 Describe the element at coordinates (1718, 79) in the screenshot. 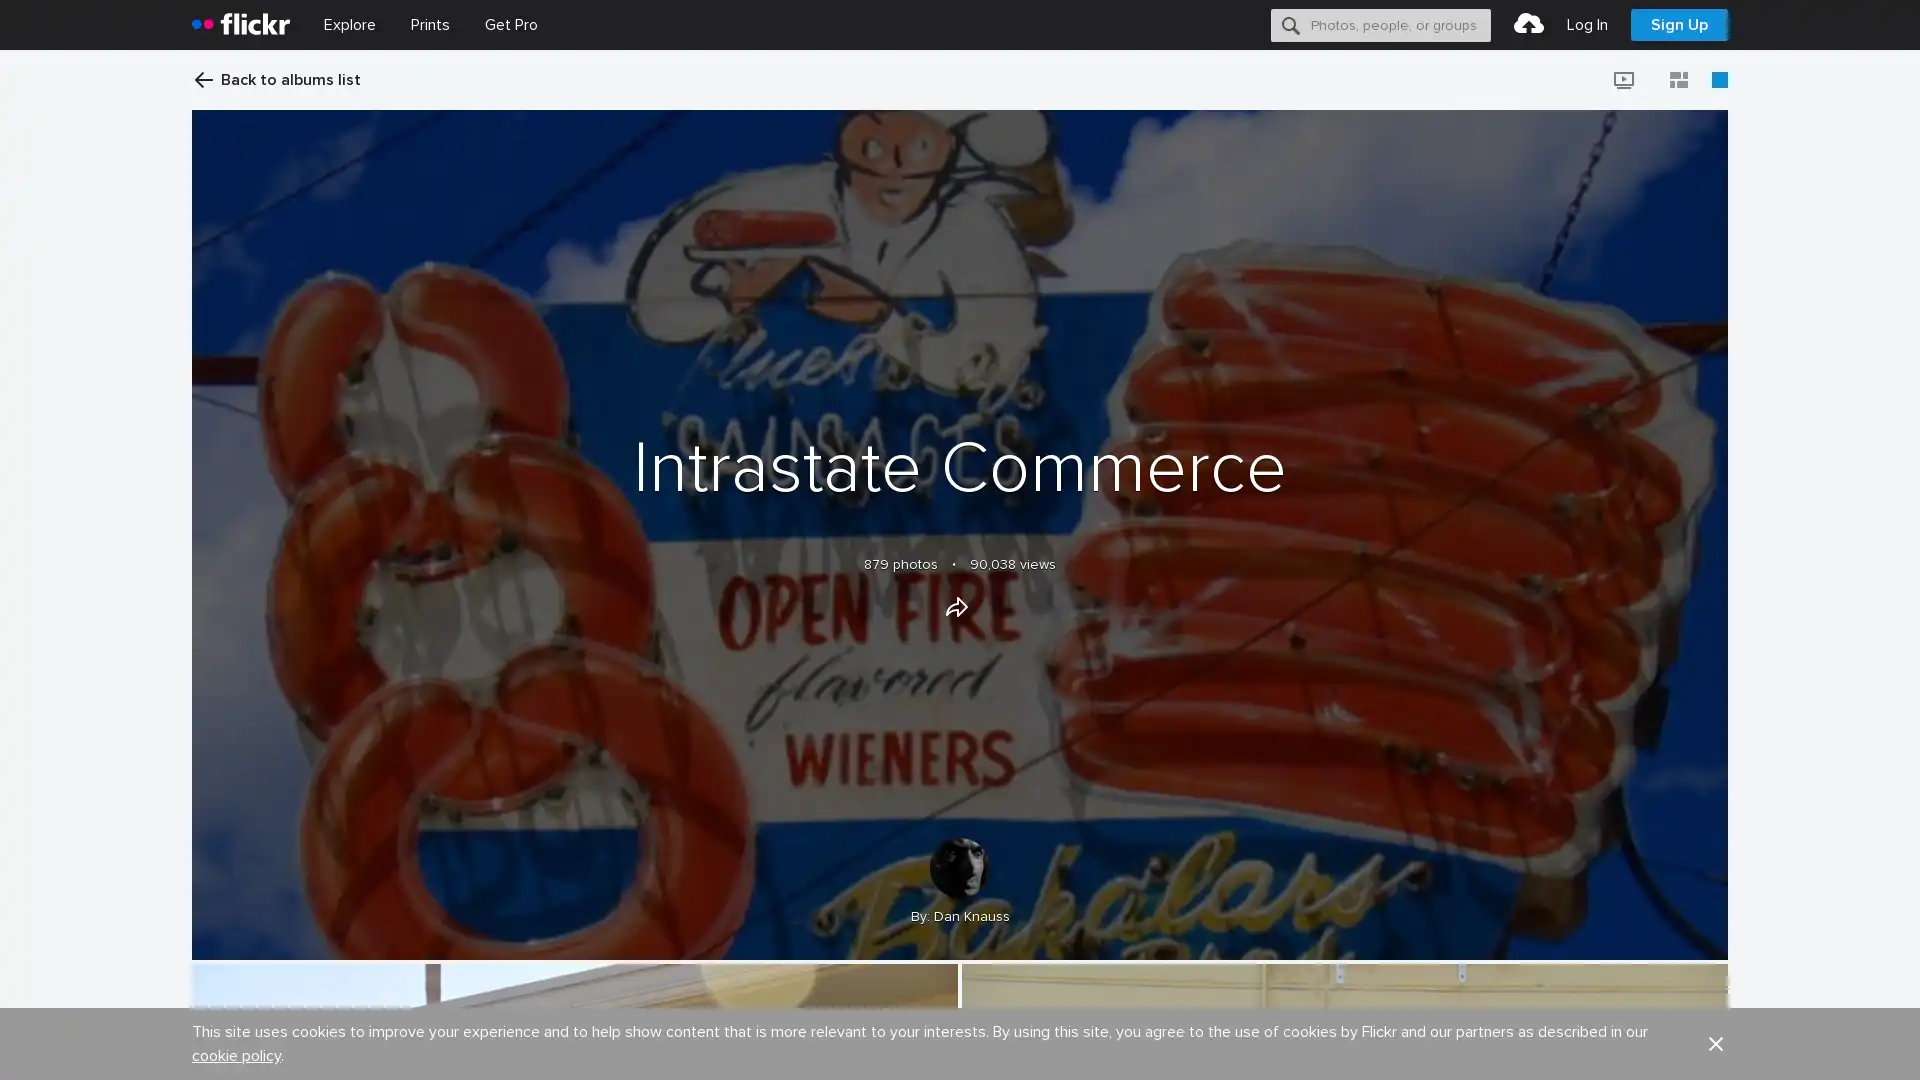

I see `Large view` at that location.